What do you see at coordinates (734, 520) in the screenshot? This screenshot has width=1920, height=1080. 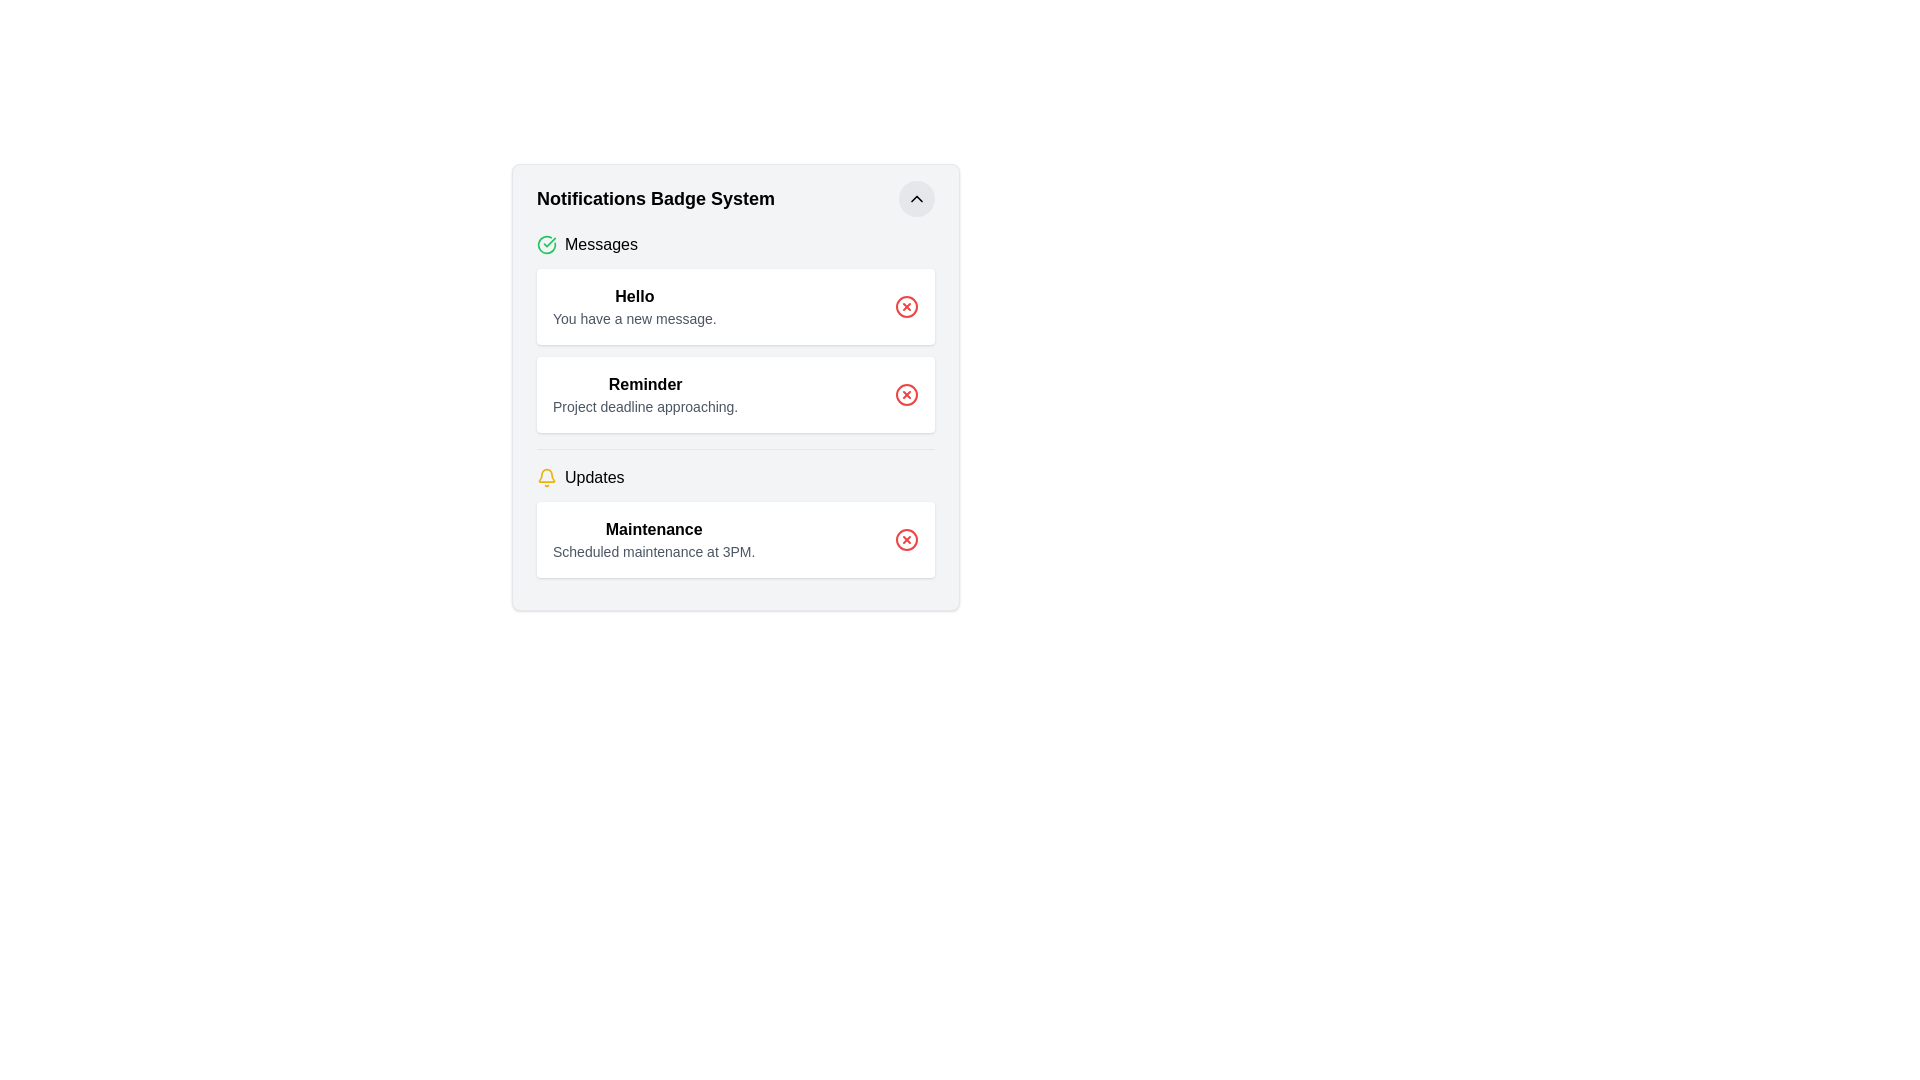 I see `information from the Notification item titled 'Maintenance' with a red circular icon and an 'x', located in the bottom section of notifications, specifically the third item under 'Updates'` at bounding box center [734, 520].